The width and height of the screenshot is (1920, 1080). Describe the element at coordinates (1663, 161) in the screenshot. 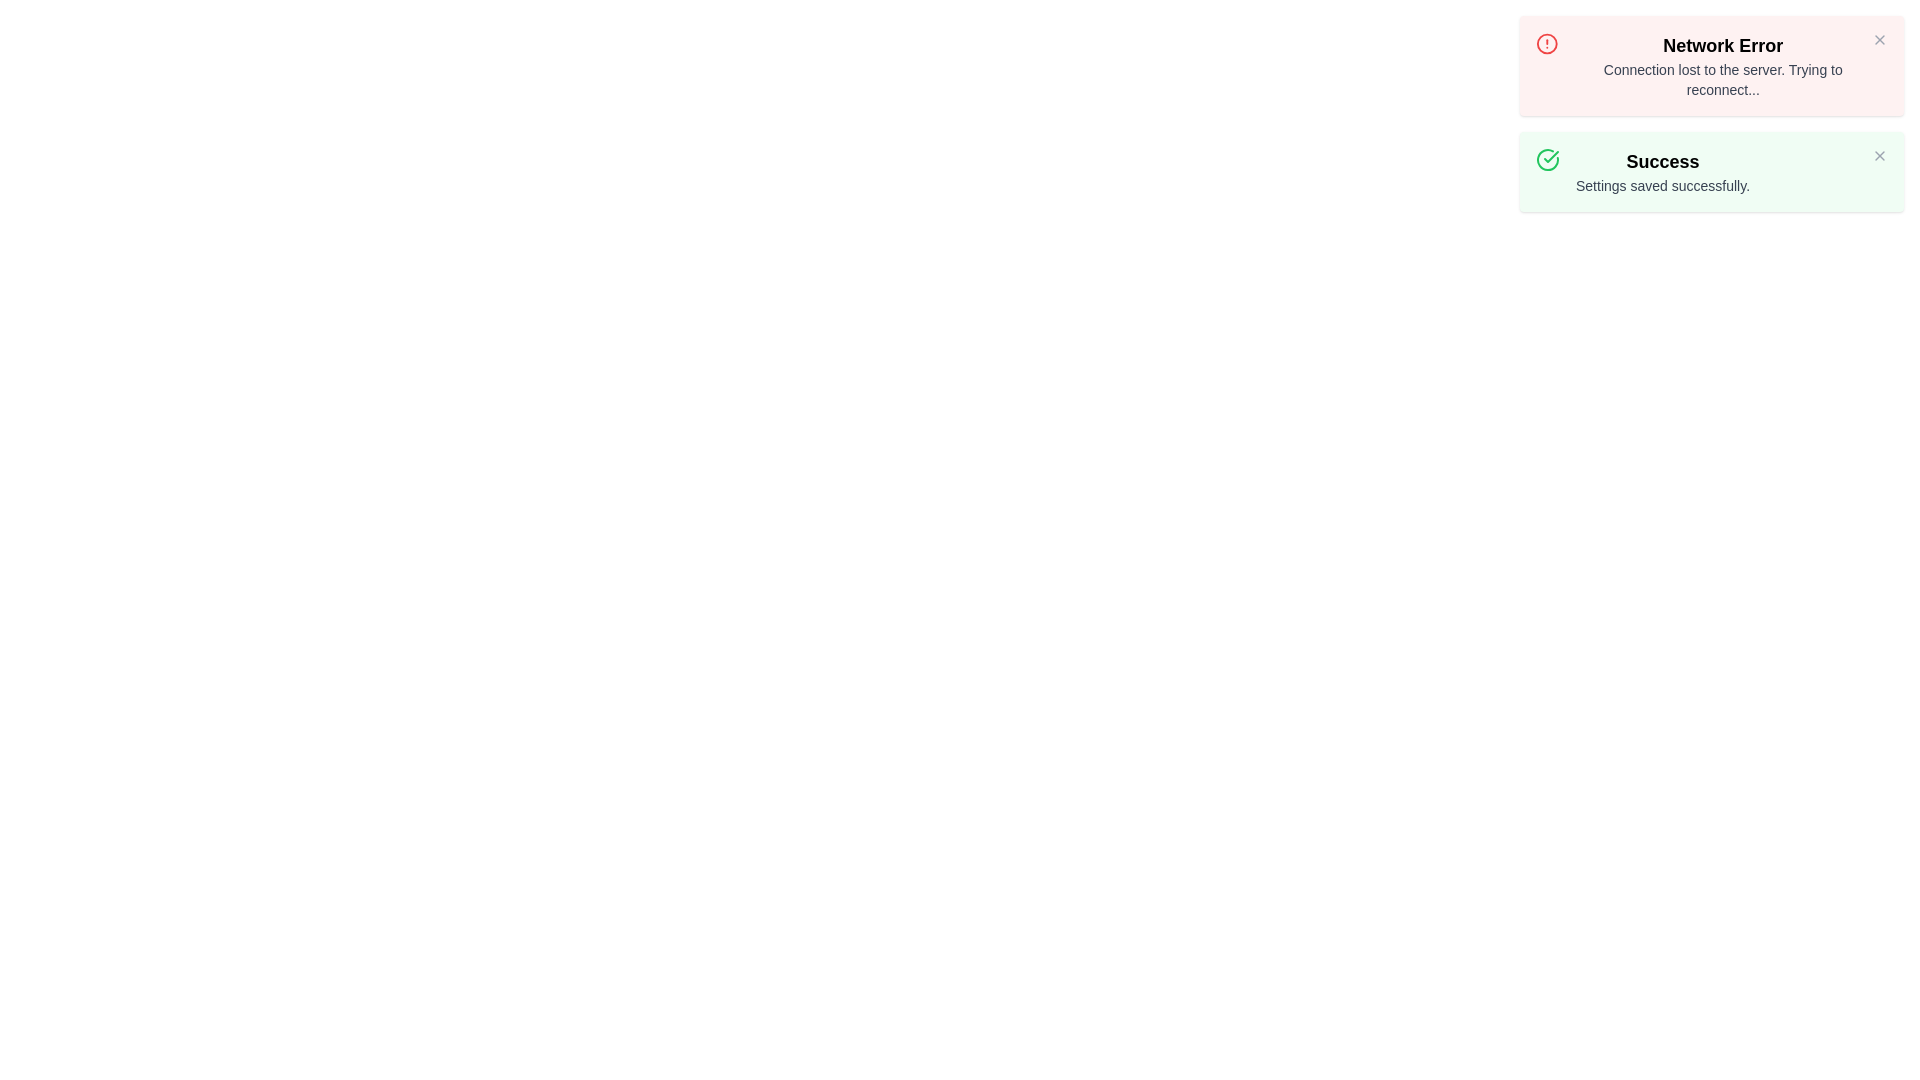

I see `the static text label that indicates a successful operation, positioned in the lower right of the interface` at that location.